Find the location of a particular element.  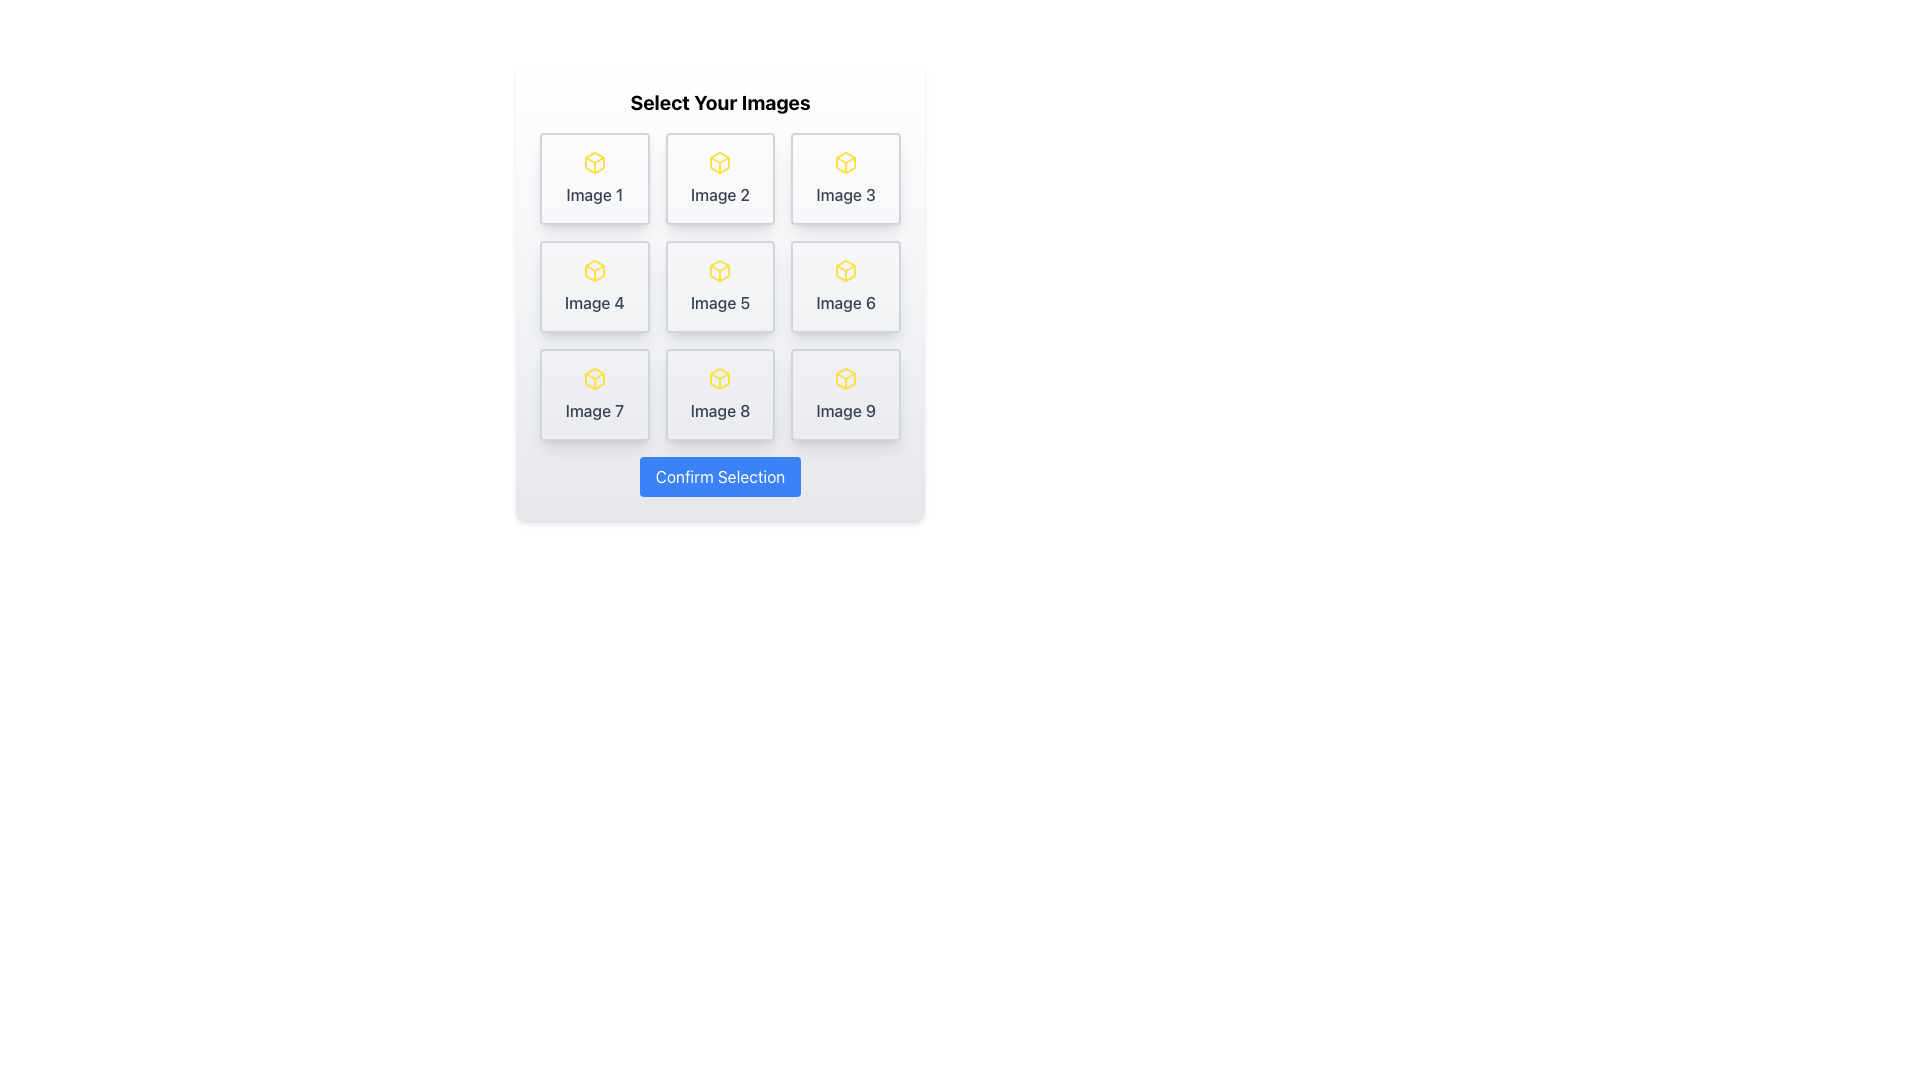

the card labeled 'Image 8' located is located at coordinates (720, 394).